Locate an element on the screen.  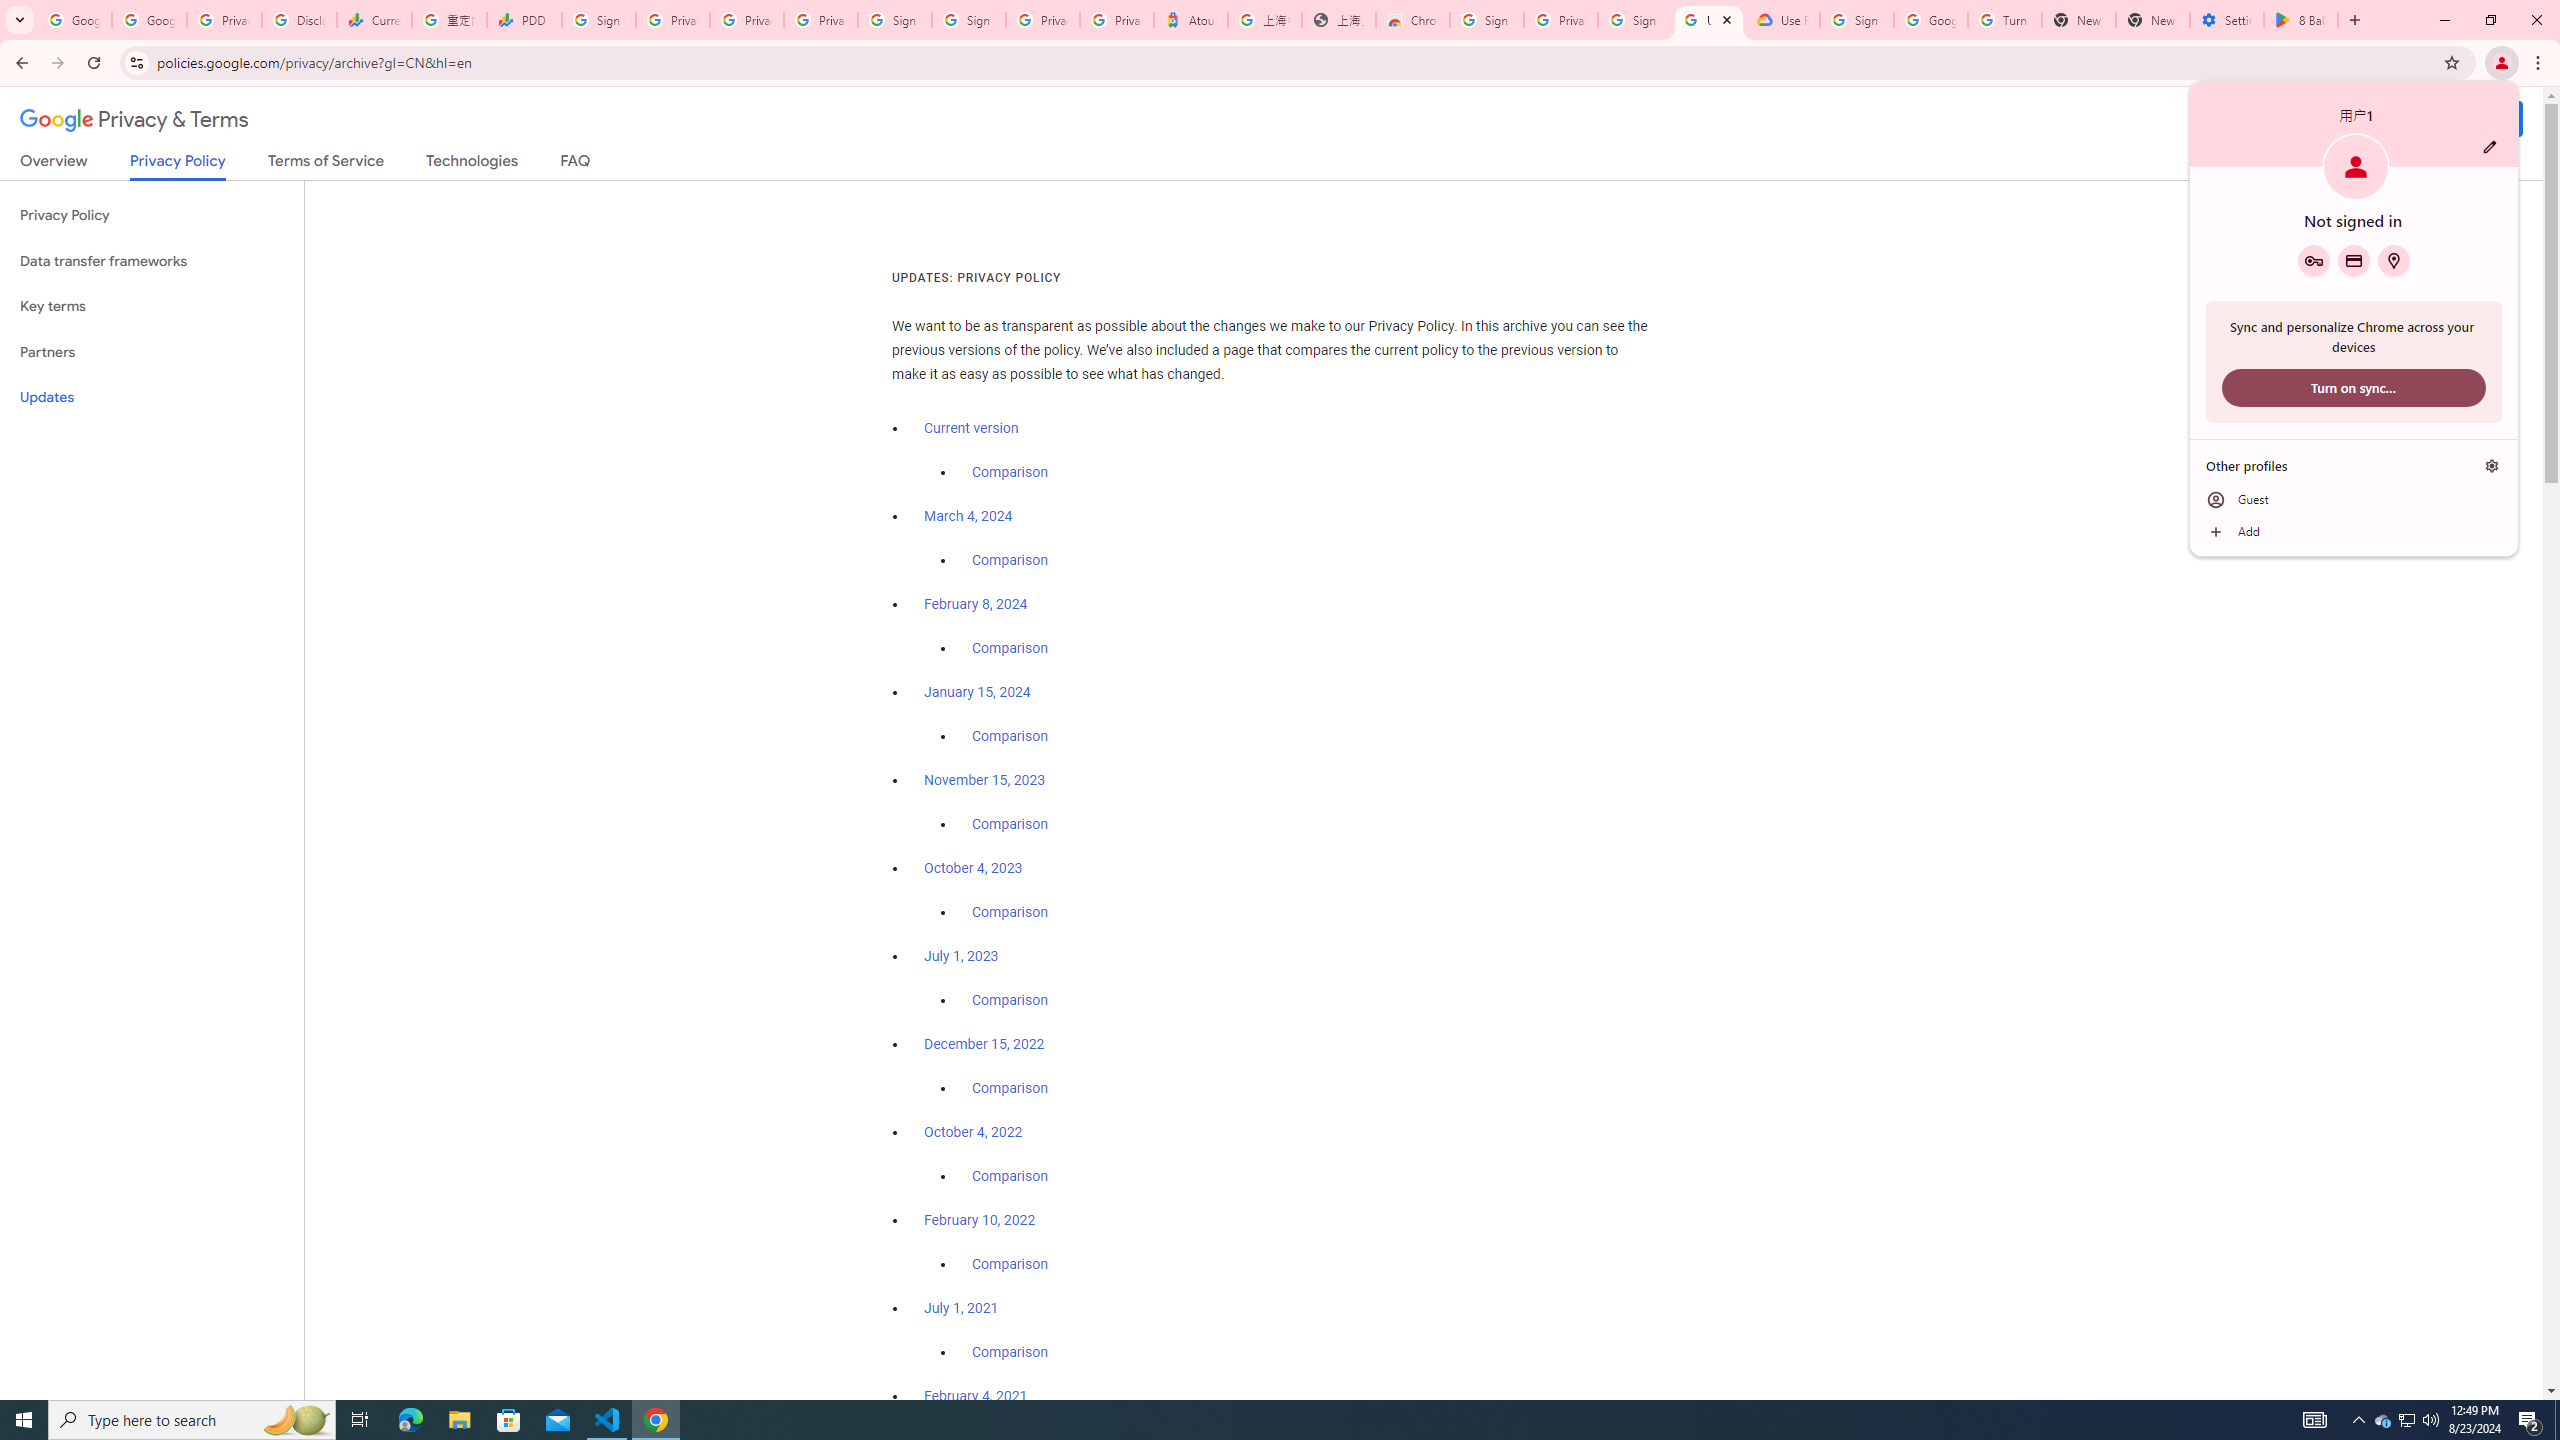
'Start' is located at coordinates (24, 1418).